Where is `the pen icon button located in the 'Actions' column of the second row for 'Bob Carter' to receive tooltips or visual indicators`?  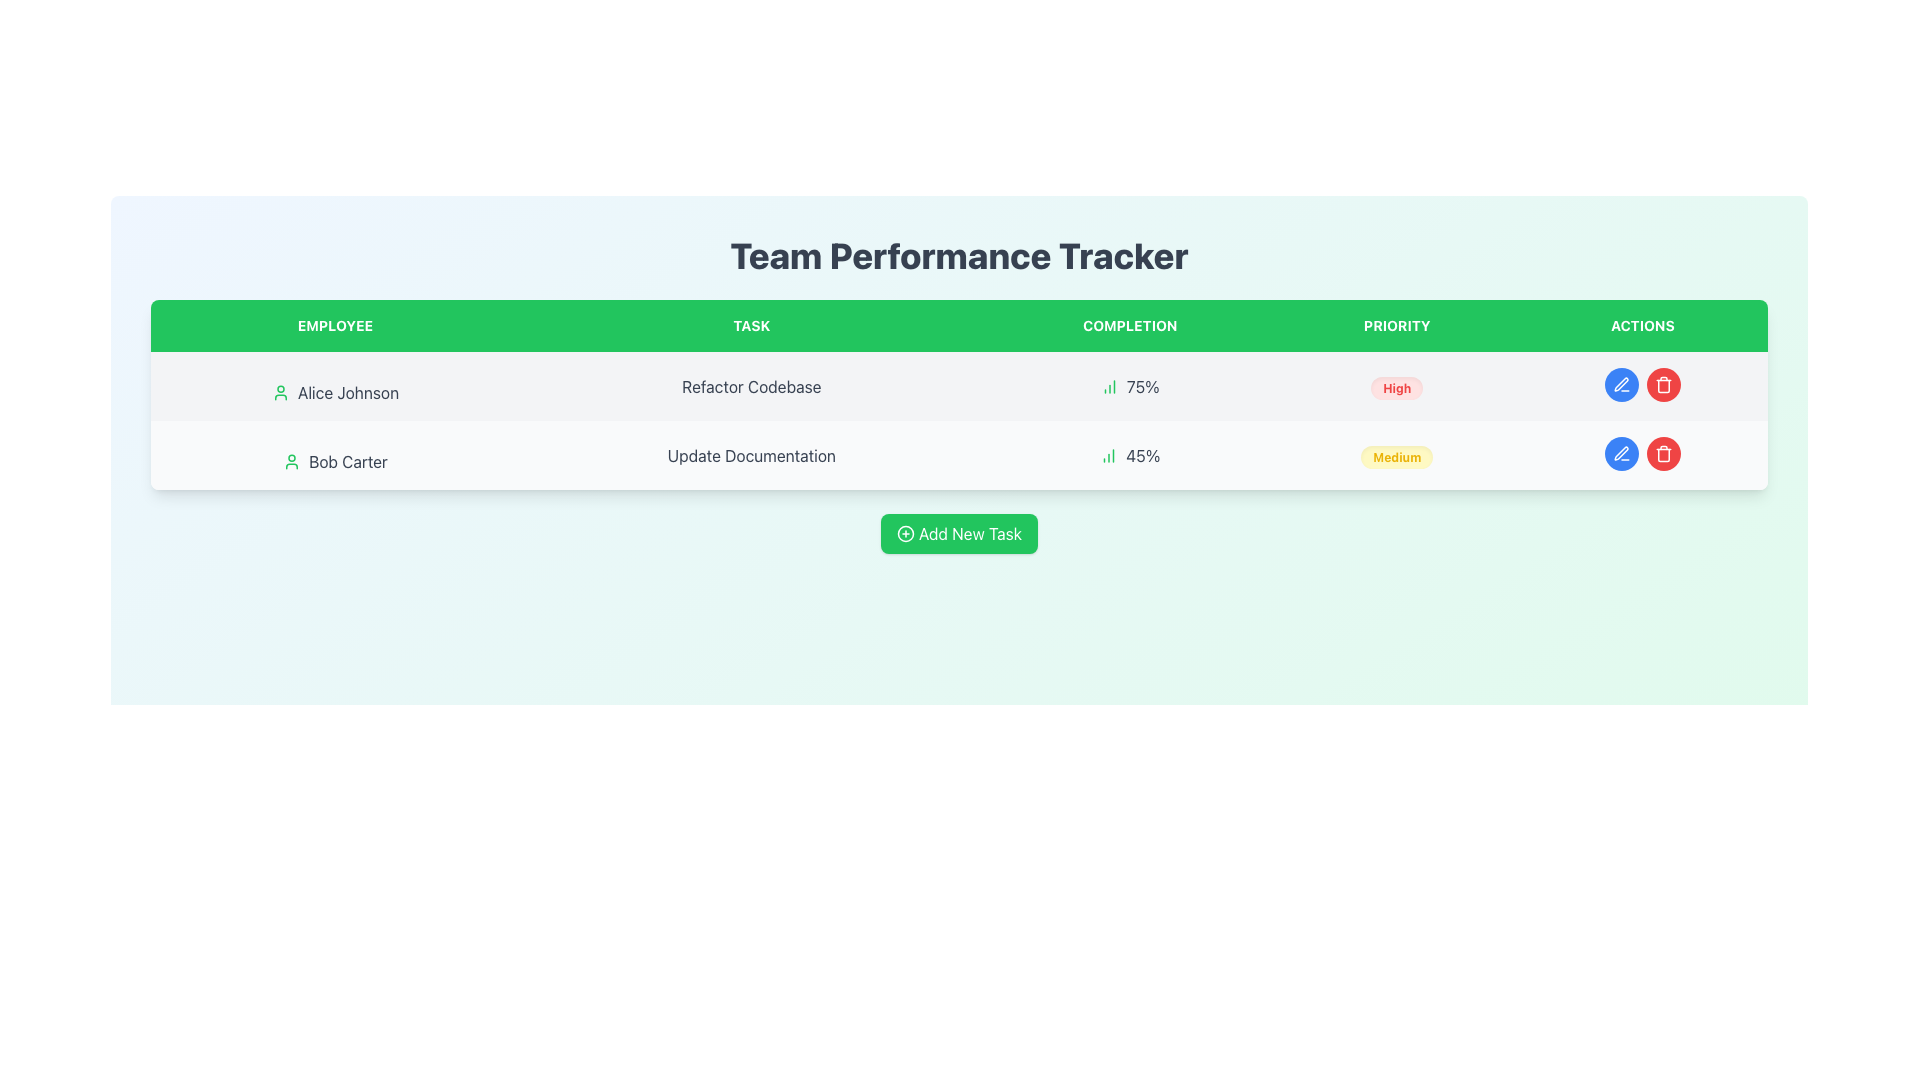 the pen icon button located in the 'Actions' column of the second row for 'Bob Carter' to receive tooltips or visual indicators is located at coordinates (1621, 384).